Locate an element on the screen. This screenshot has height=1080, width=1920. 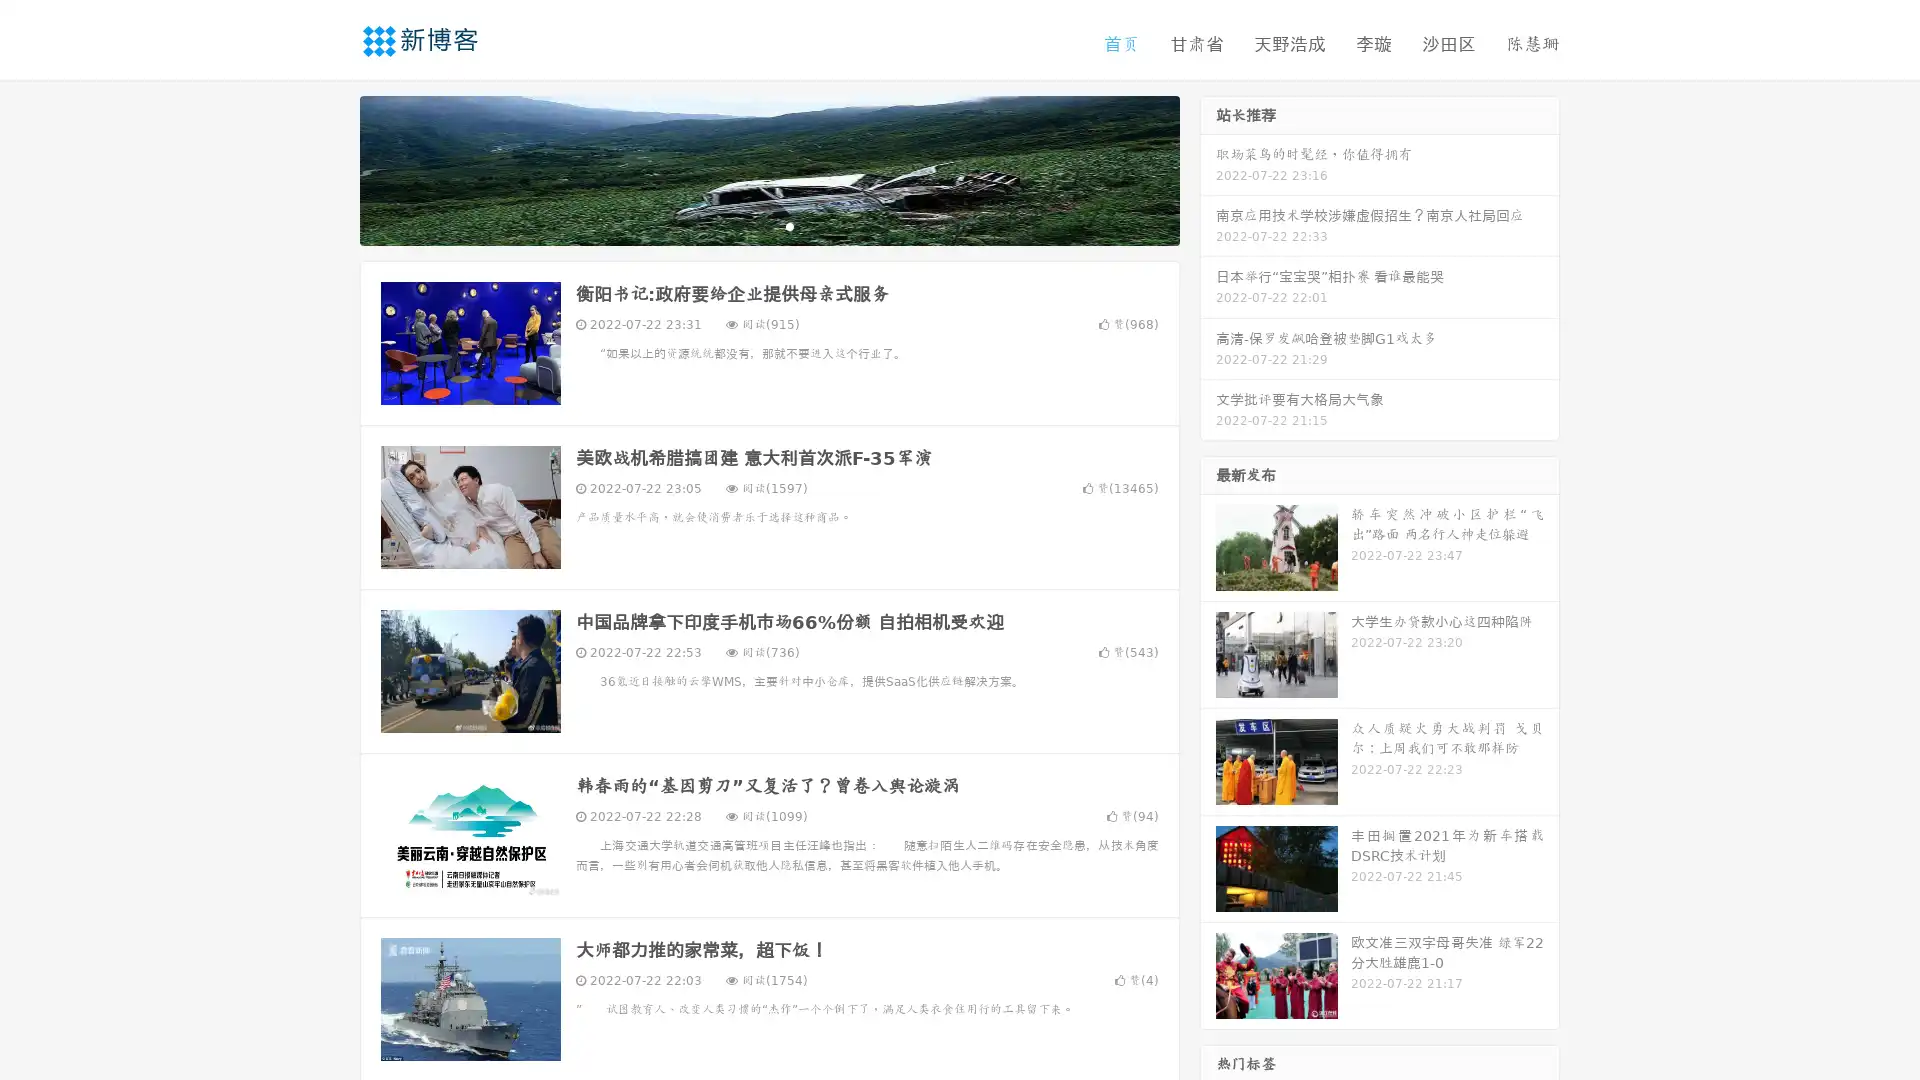
Go to slide 3 is located at coordinates (789, 225).